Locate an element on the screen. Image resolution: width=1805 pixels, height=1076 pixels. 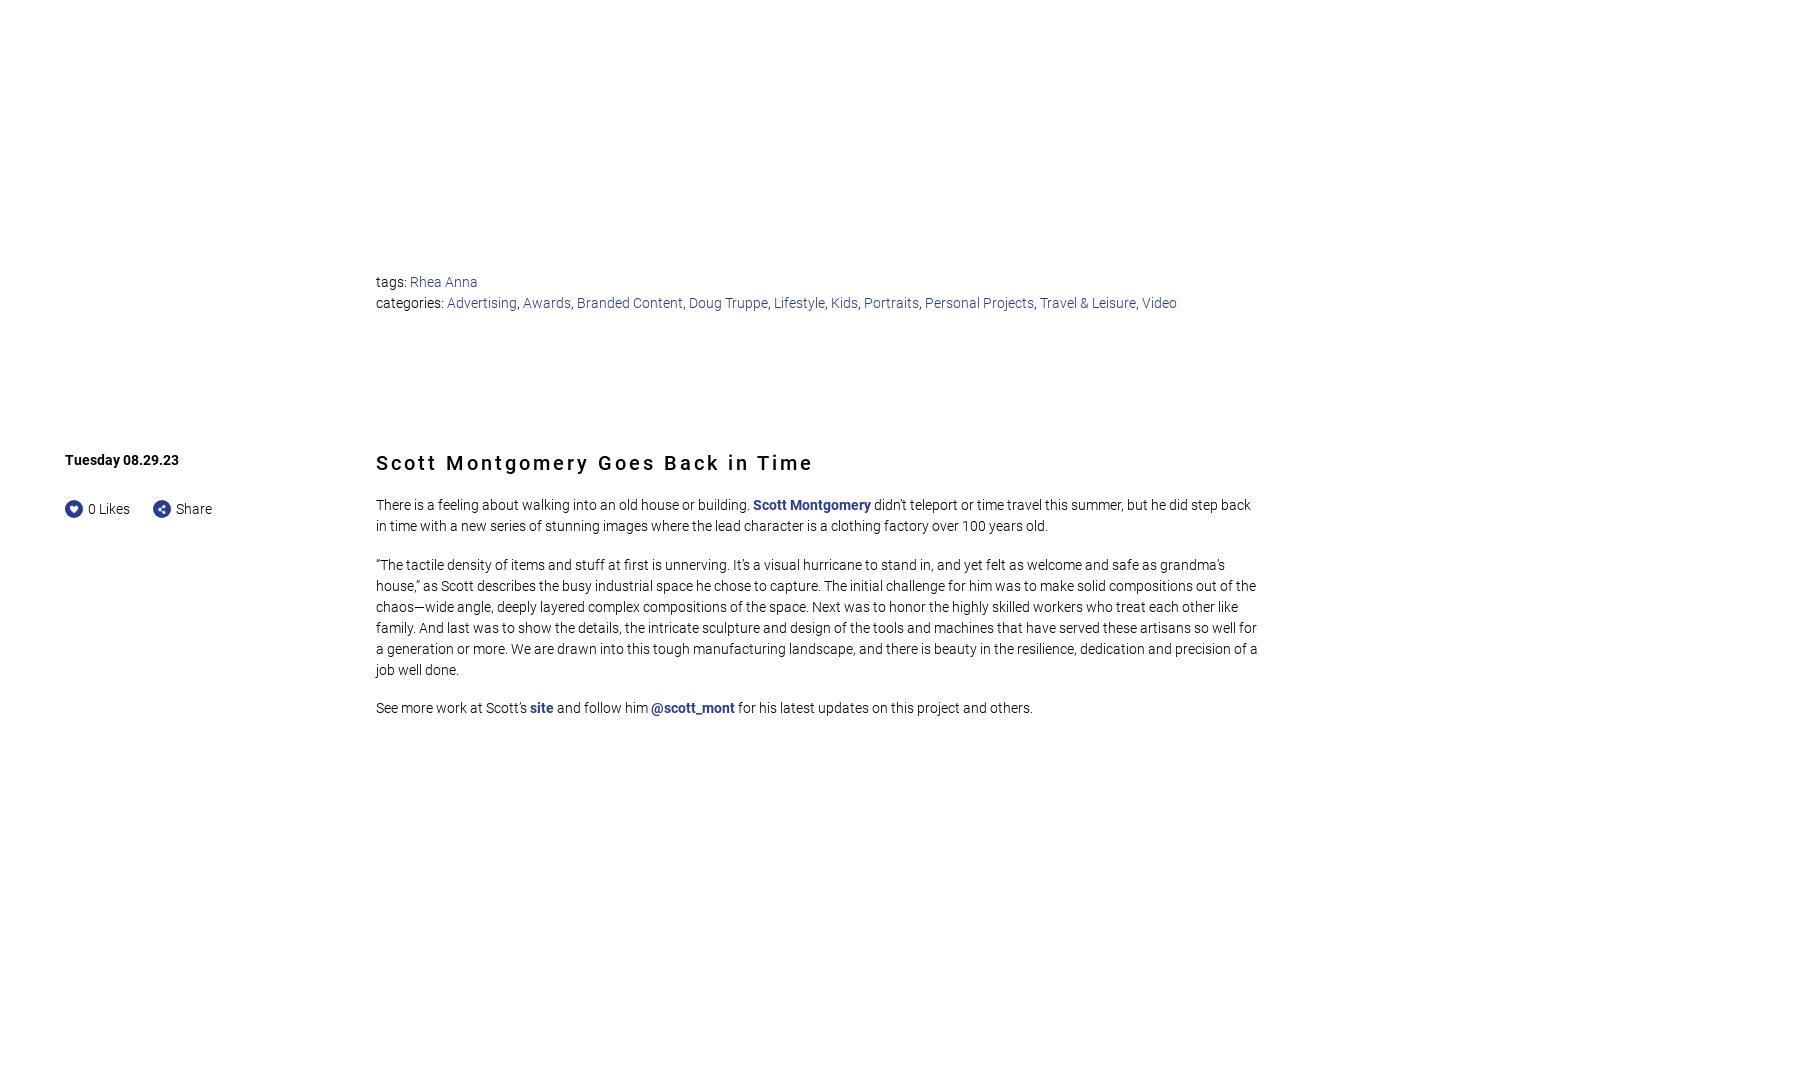
'Personal Projects' is located at coordinates (925, 302).